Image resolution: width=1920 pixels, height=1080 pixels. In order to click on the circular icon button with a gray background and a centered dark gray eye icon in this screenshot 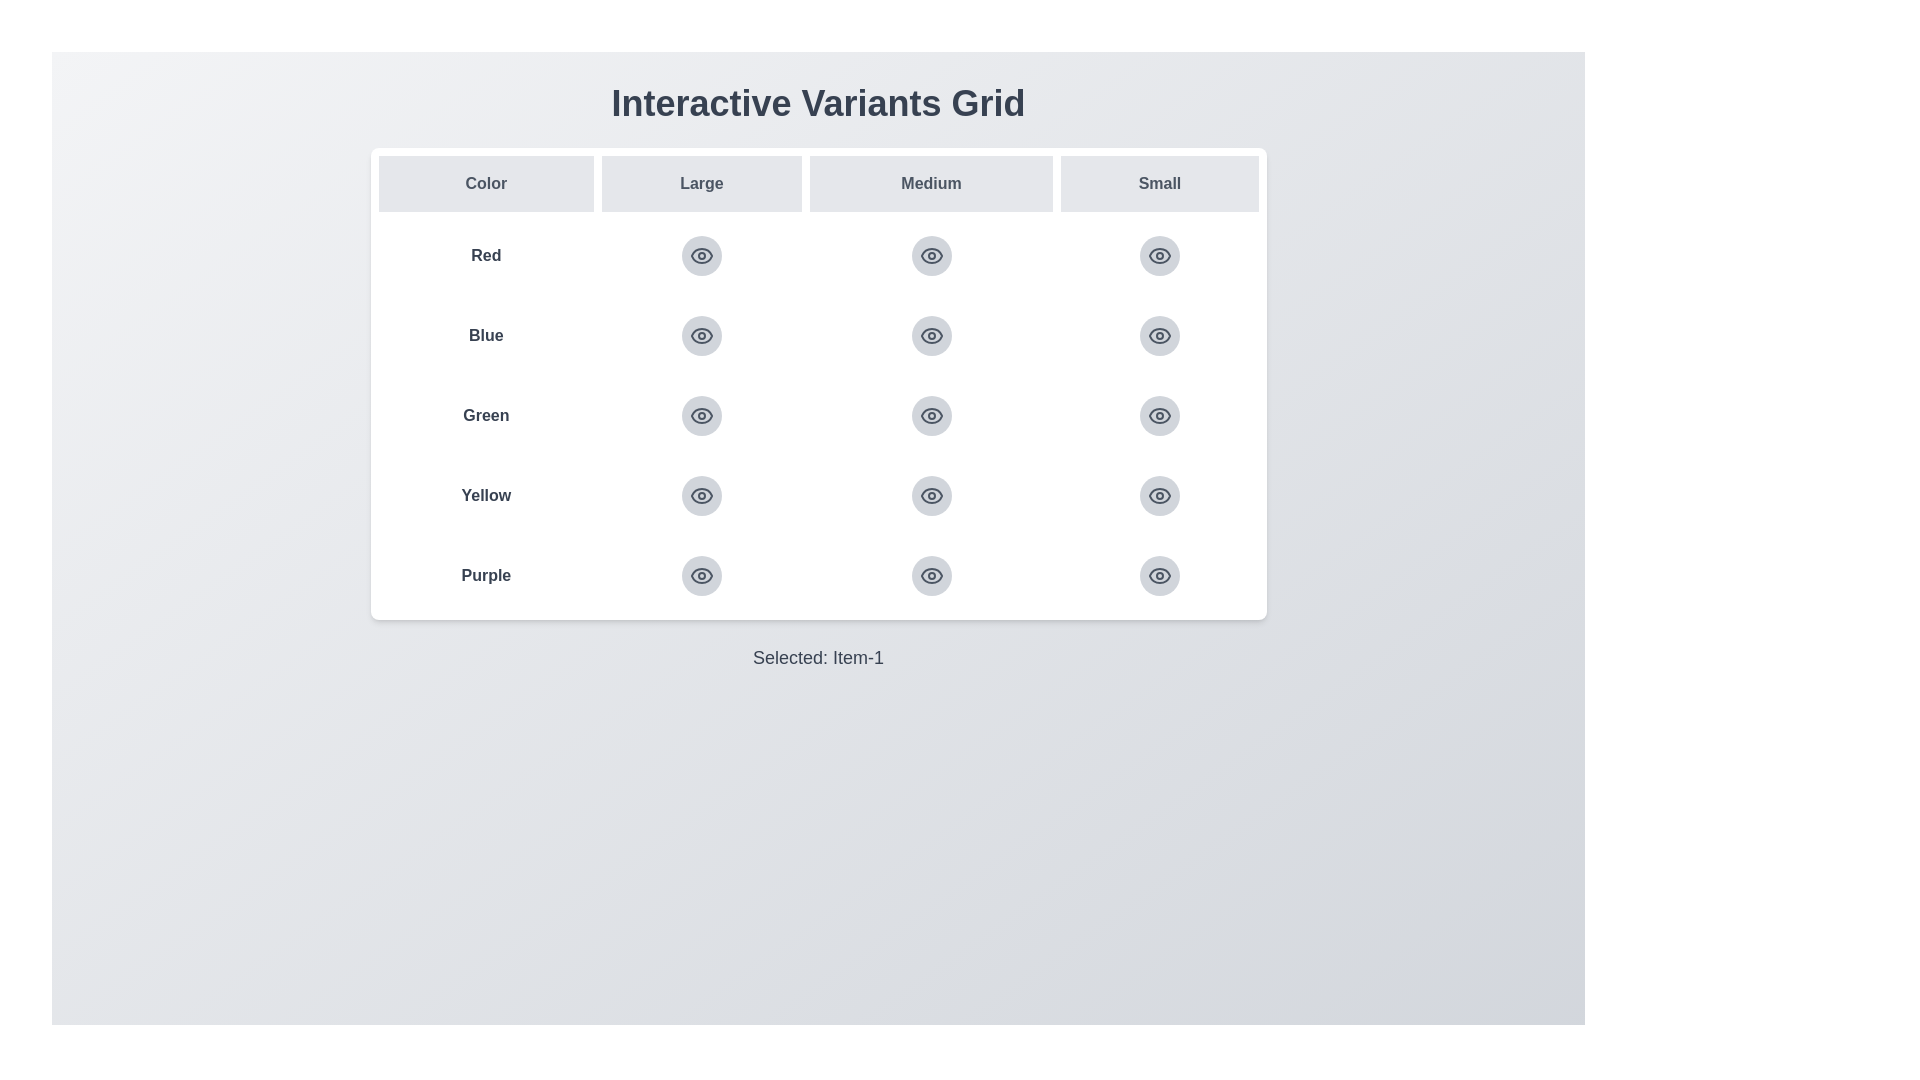, I will do `click(701, 334)`.